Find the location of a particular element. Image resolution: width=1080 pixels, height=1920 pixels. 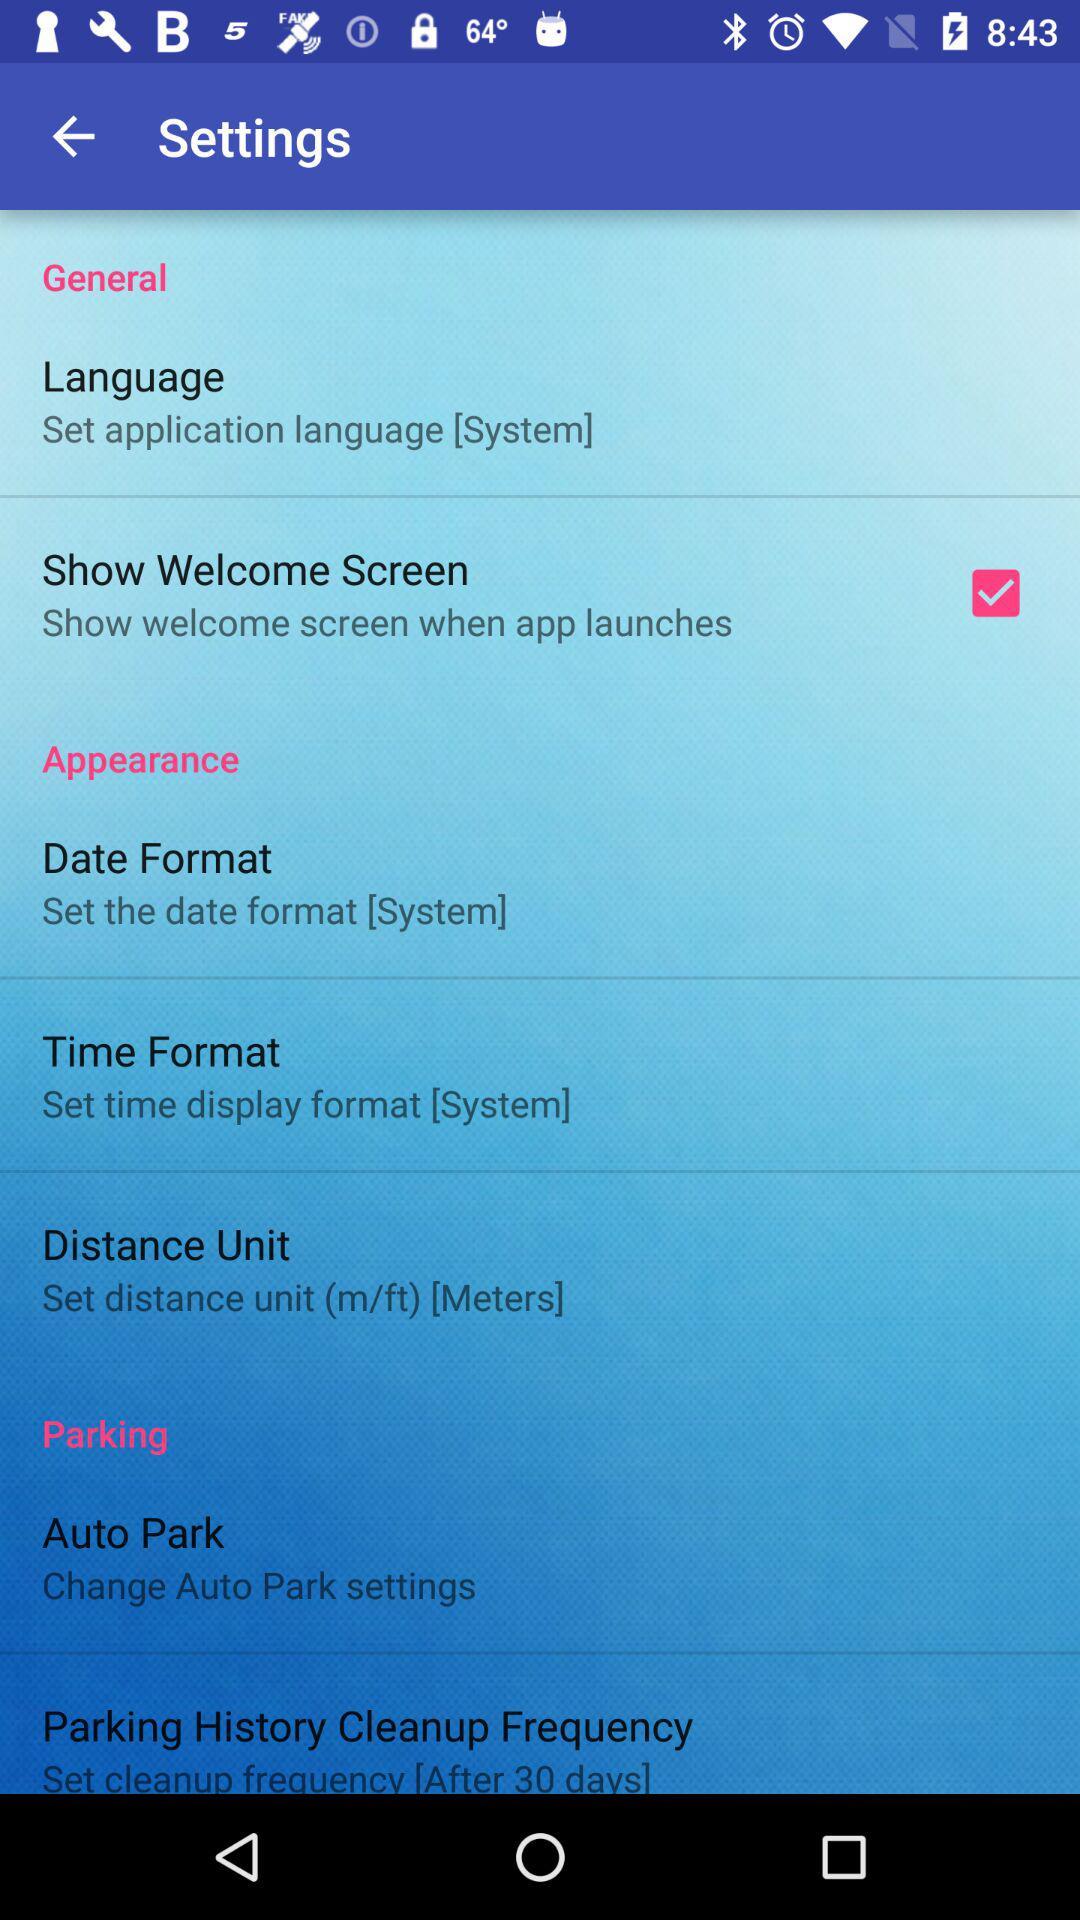

the set application language item is located at coordinates (316, 427).